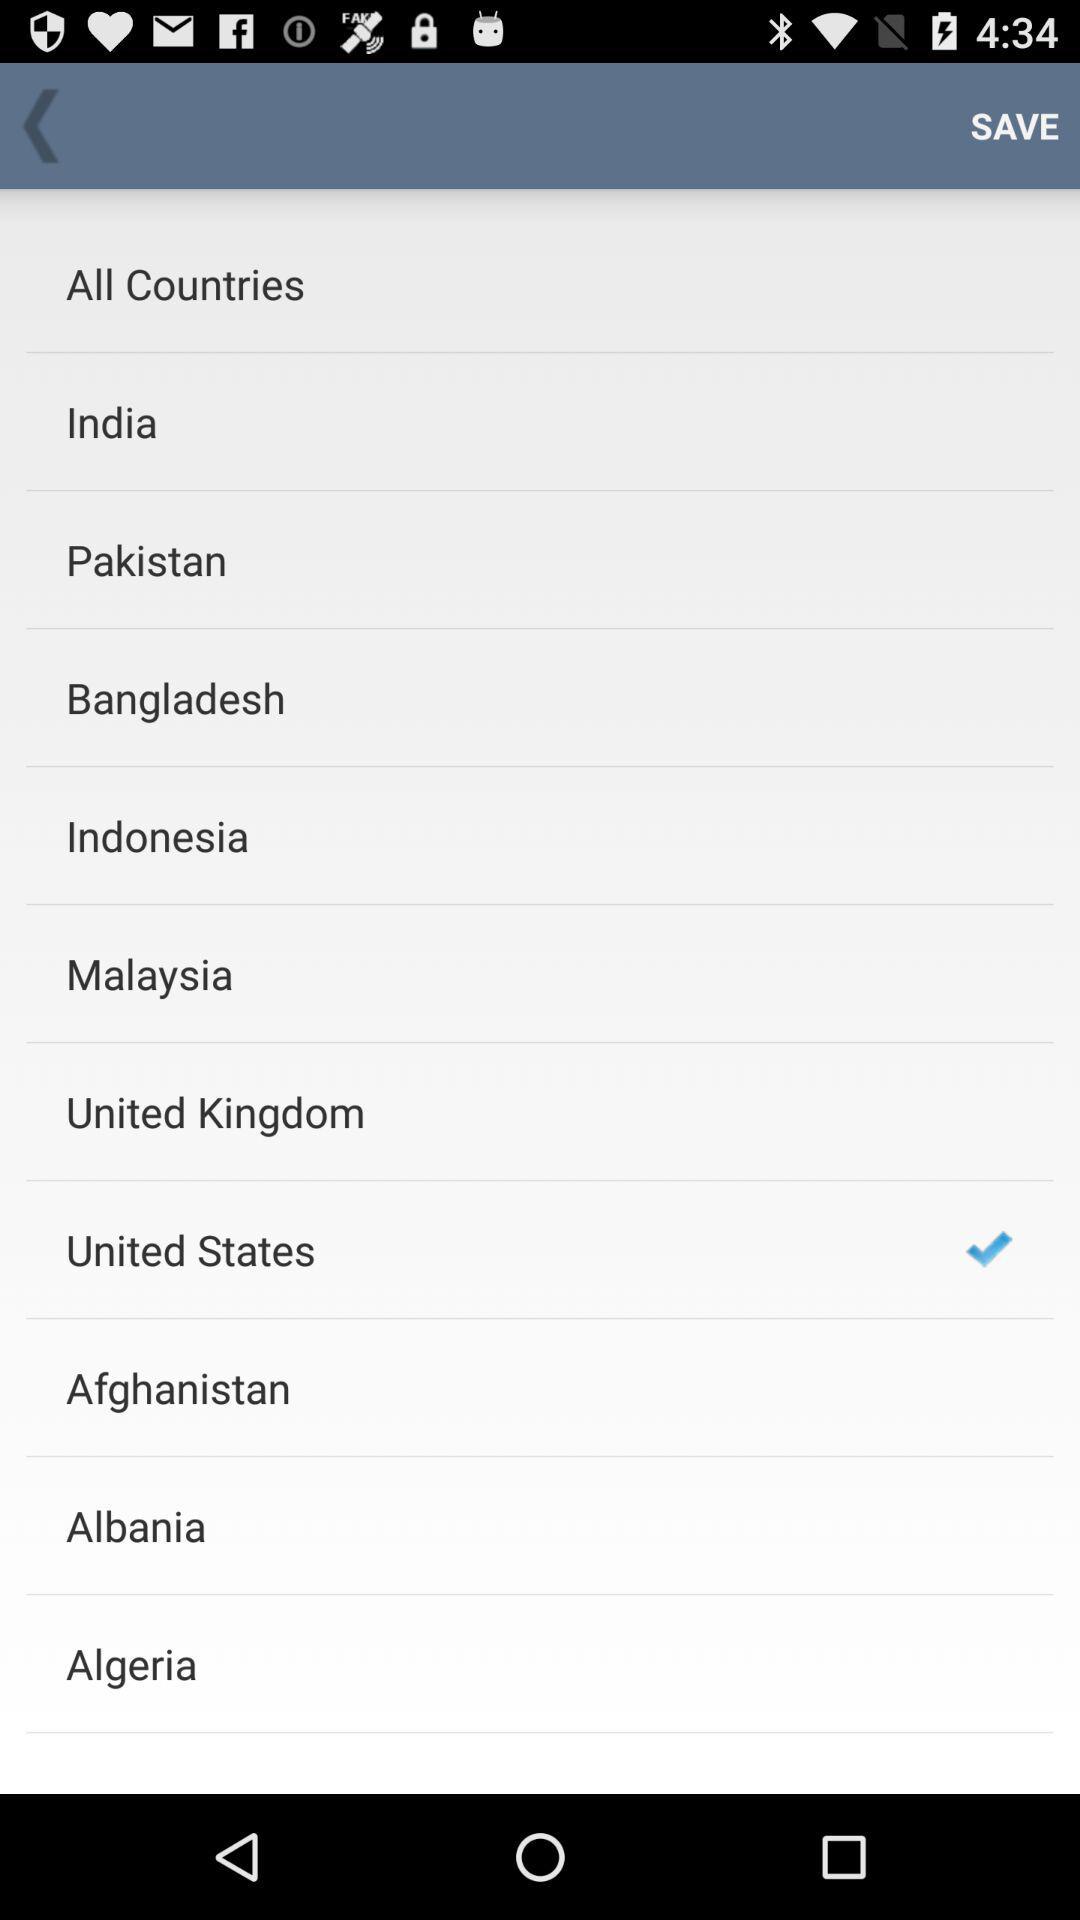 The height and width of the screenshot is (1920, 1080). I want to click on the all countries item, so click(489, 282).